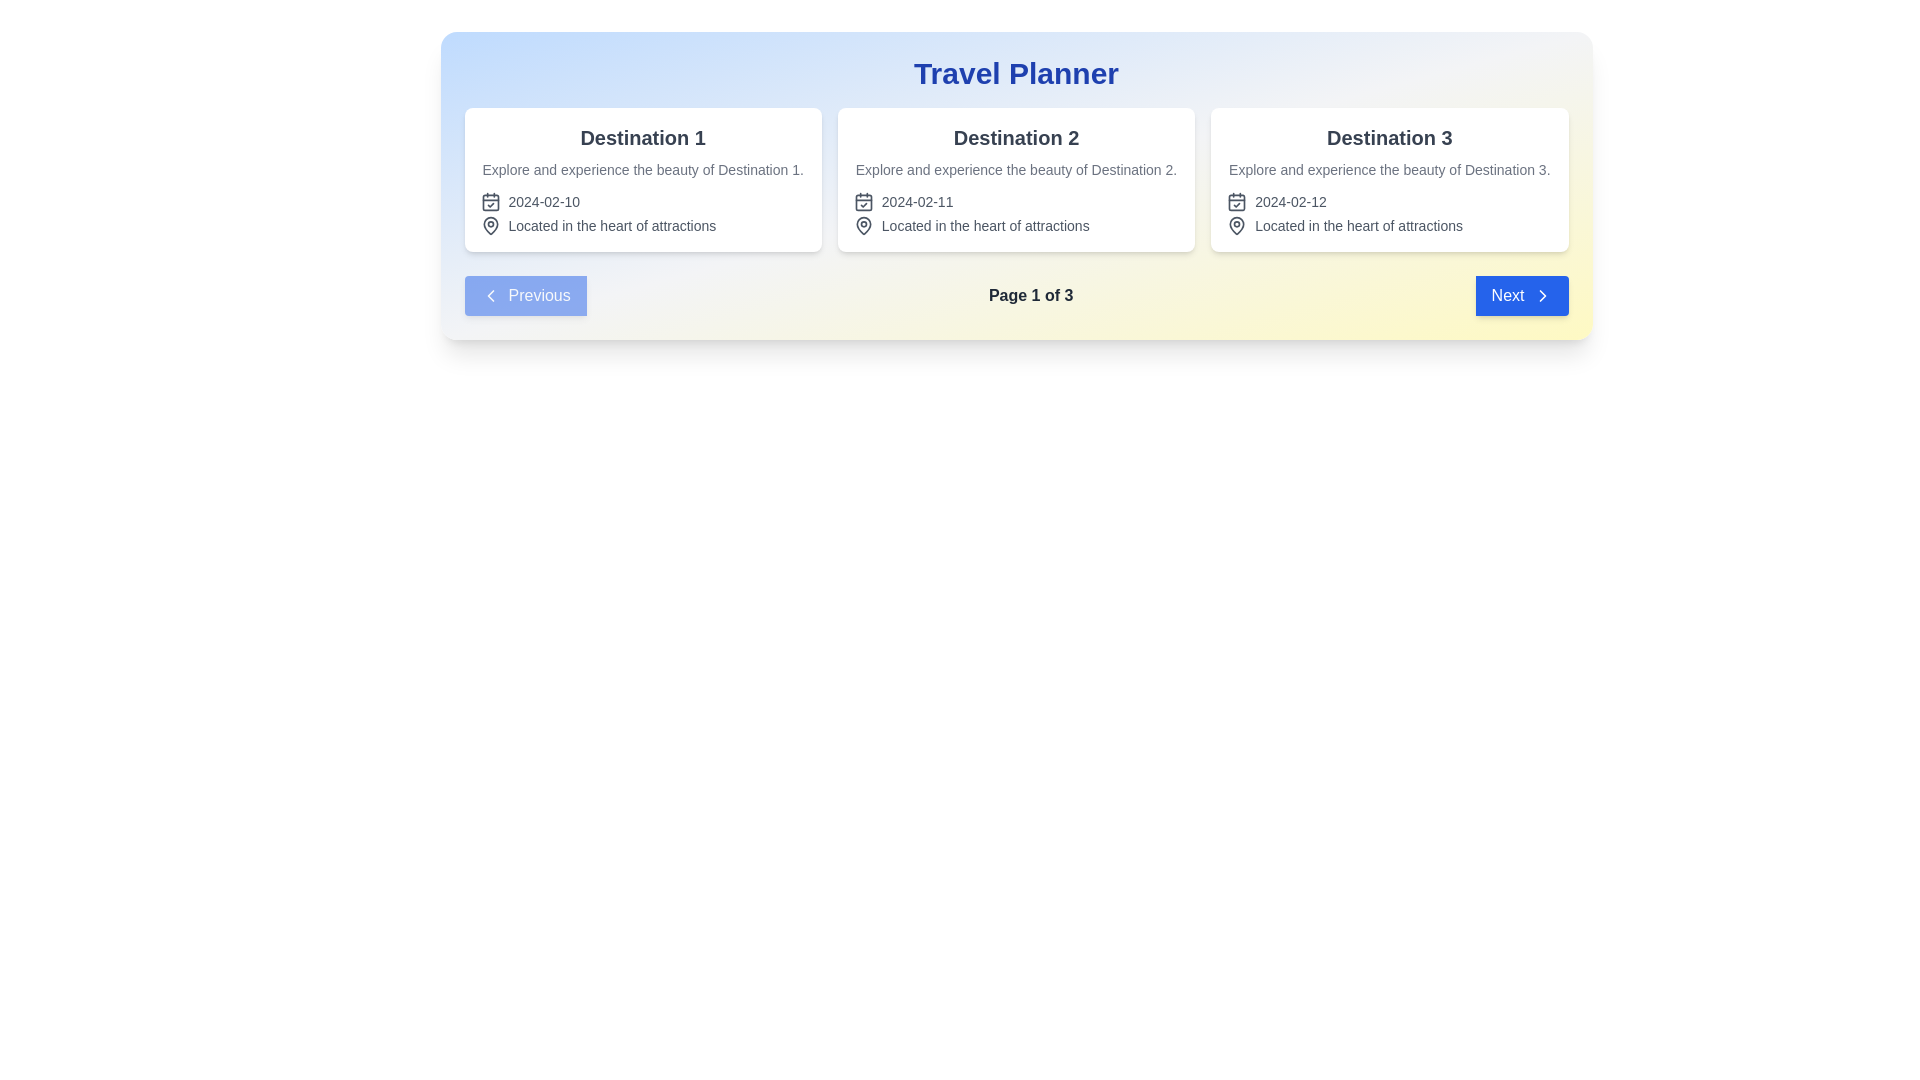  I want to click on the location icon that represents geographical information, situated to the left of the text 'Located in the heart of attractions.', so click(1236, 225).